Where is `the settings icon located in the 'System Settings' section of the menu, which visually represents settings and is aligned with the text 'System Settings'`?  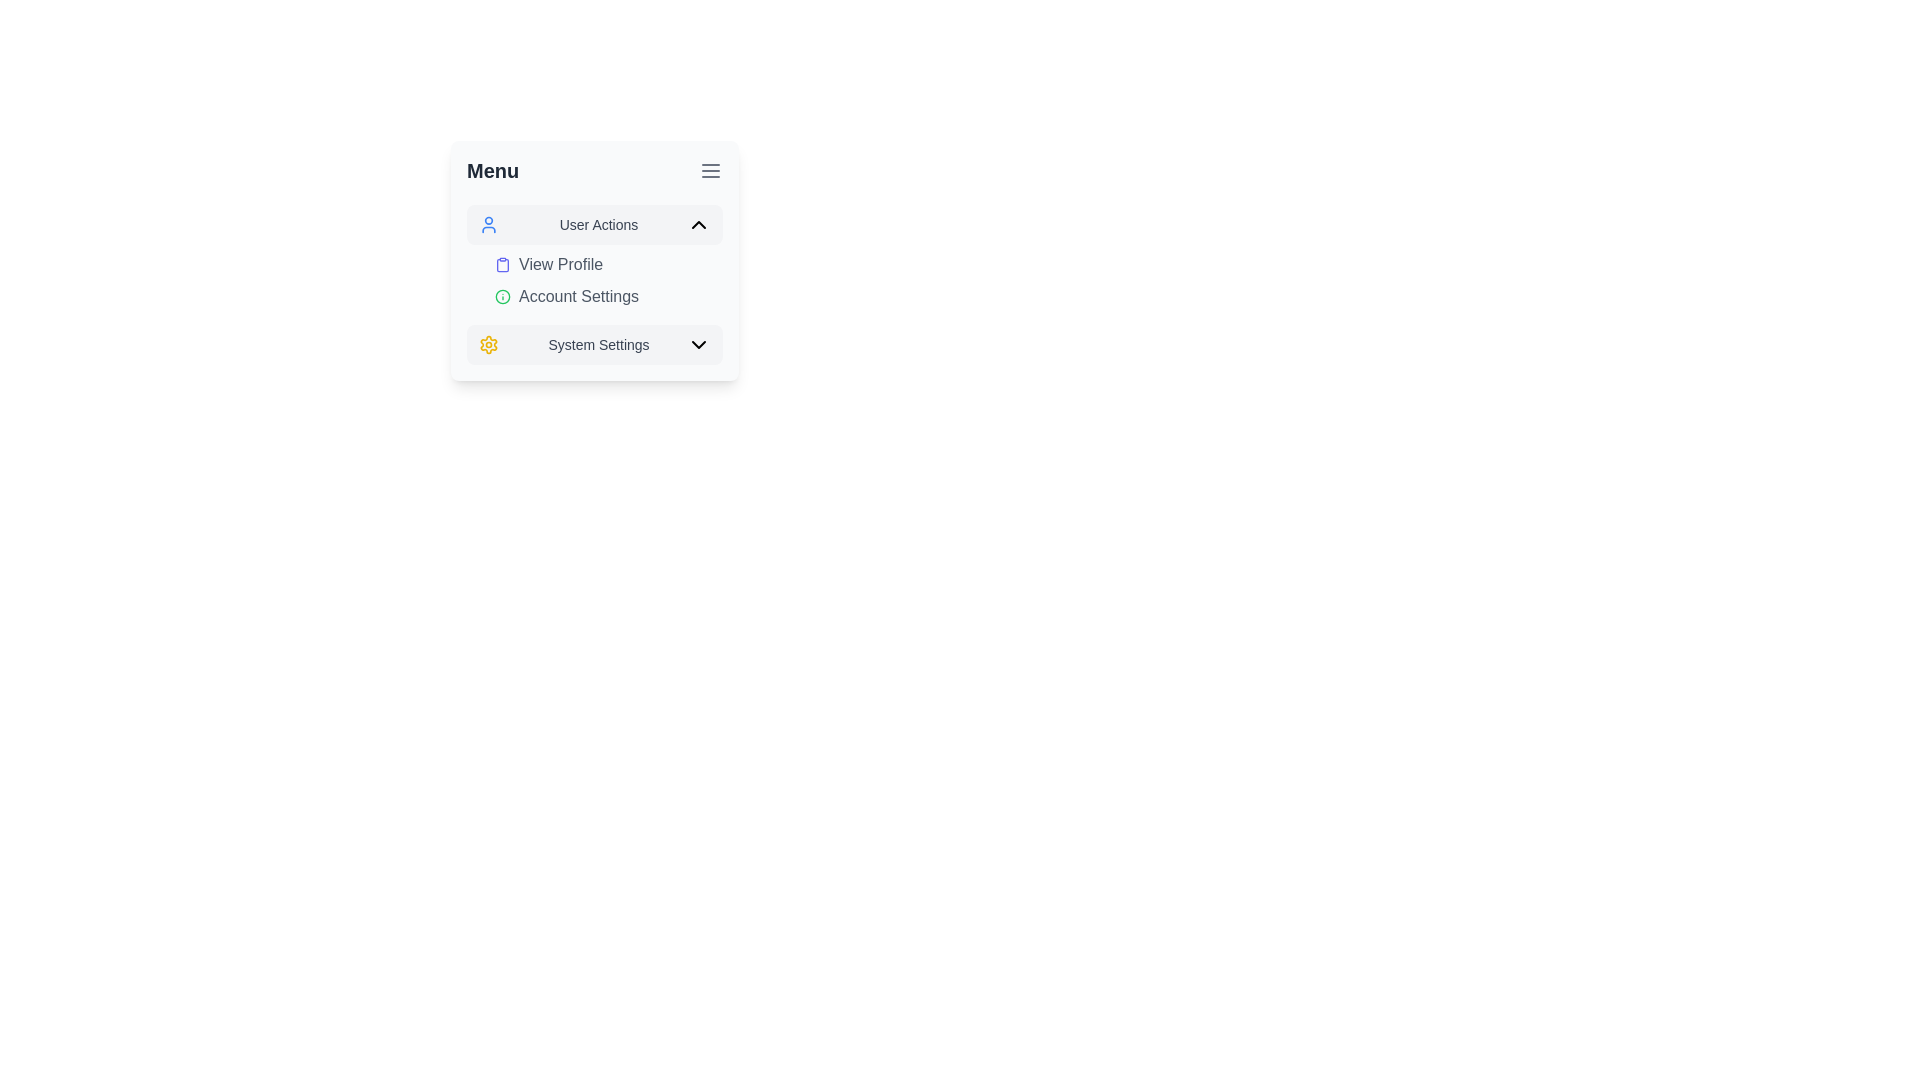 the settings icon located in the 'System Settings' section of the menu, which visually represents settings and is aligned with the text 'System Settings' is located at coordinates (489, 343).